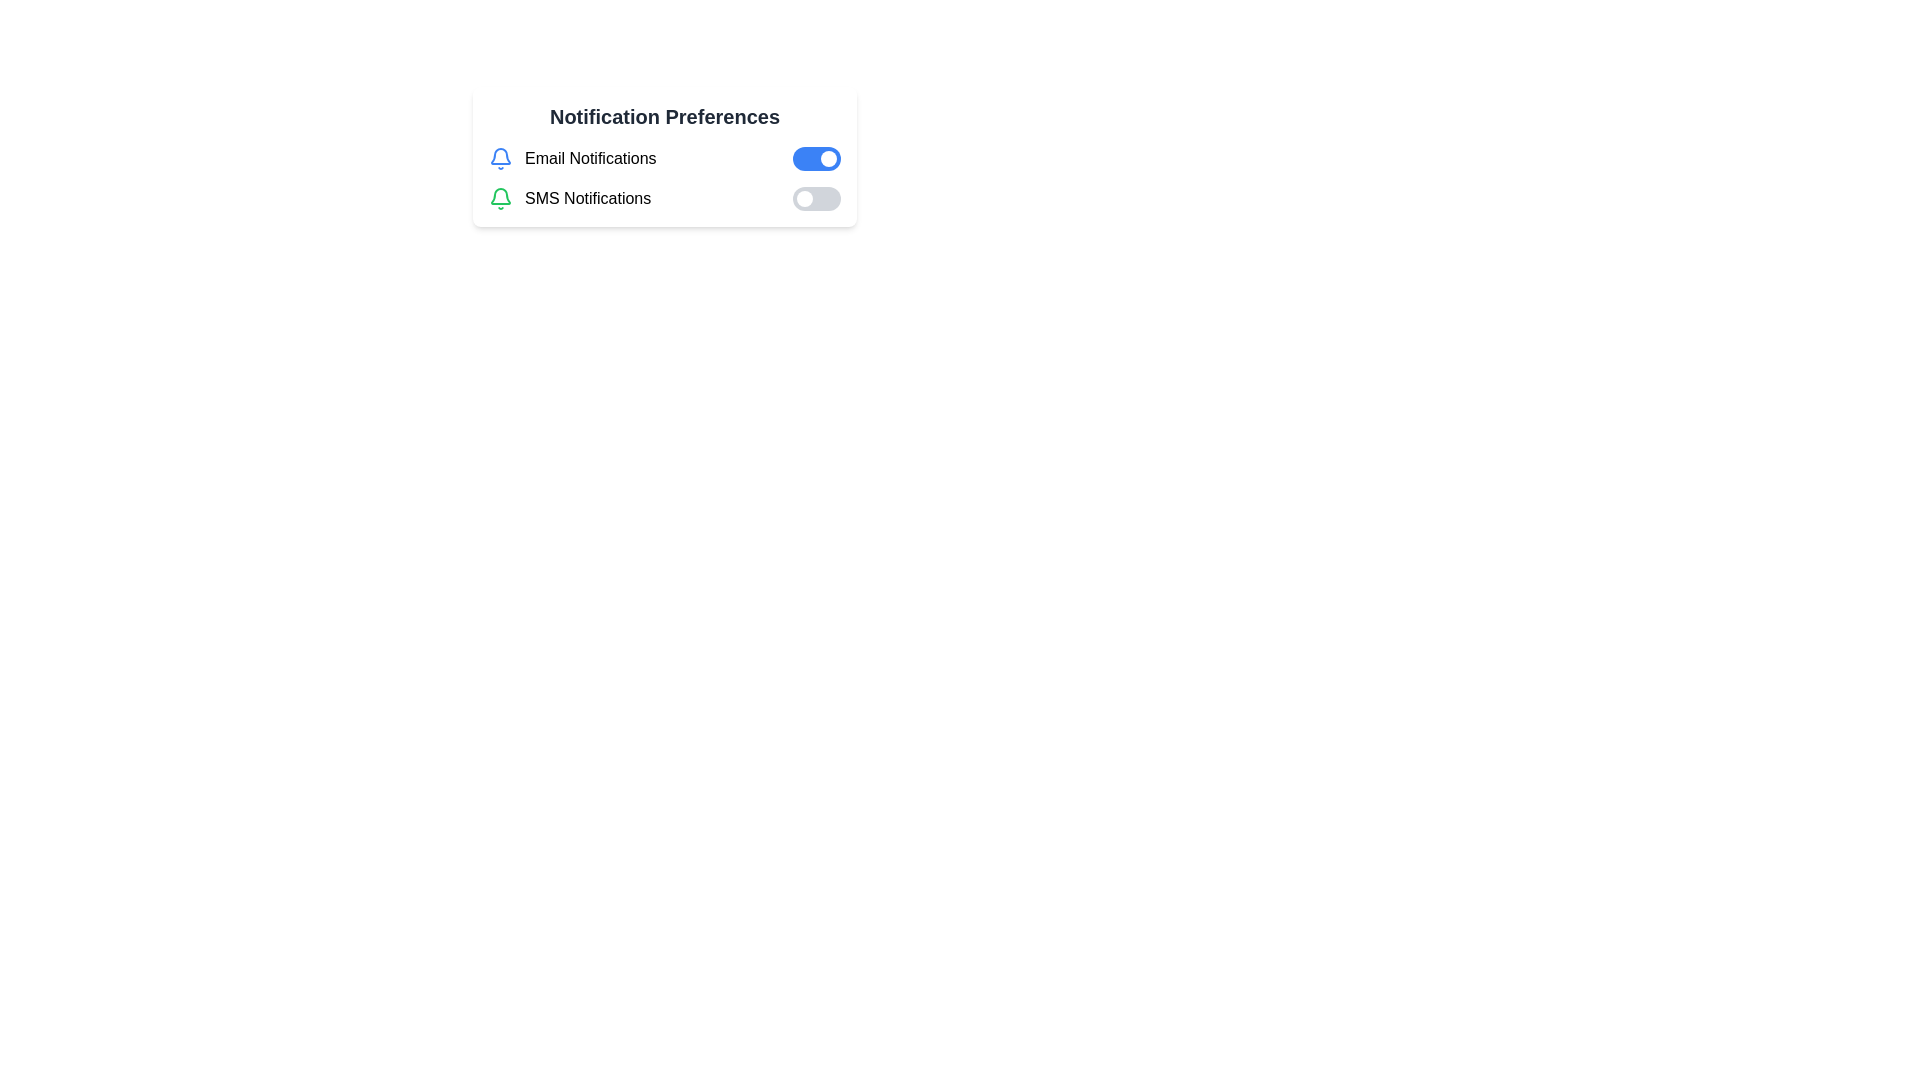  What do you see at coordinates (816, 199) in the screenshot?
I see `the second toggle switch for SMS notifications to switch it on or off` at bounding box center [816, 199].